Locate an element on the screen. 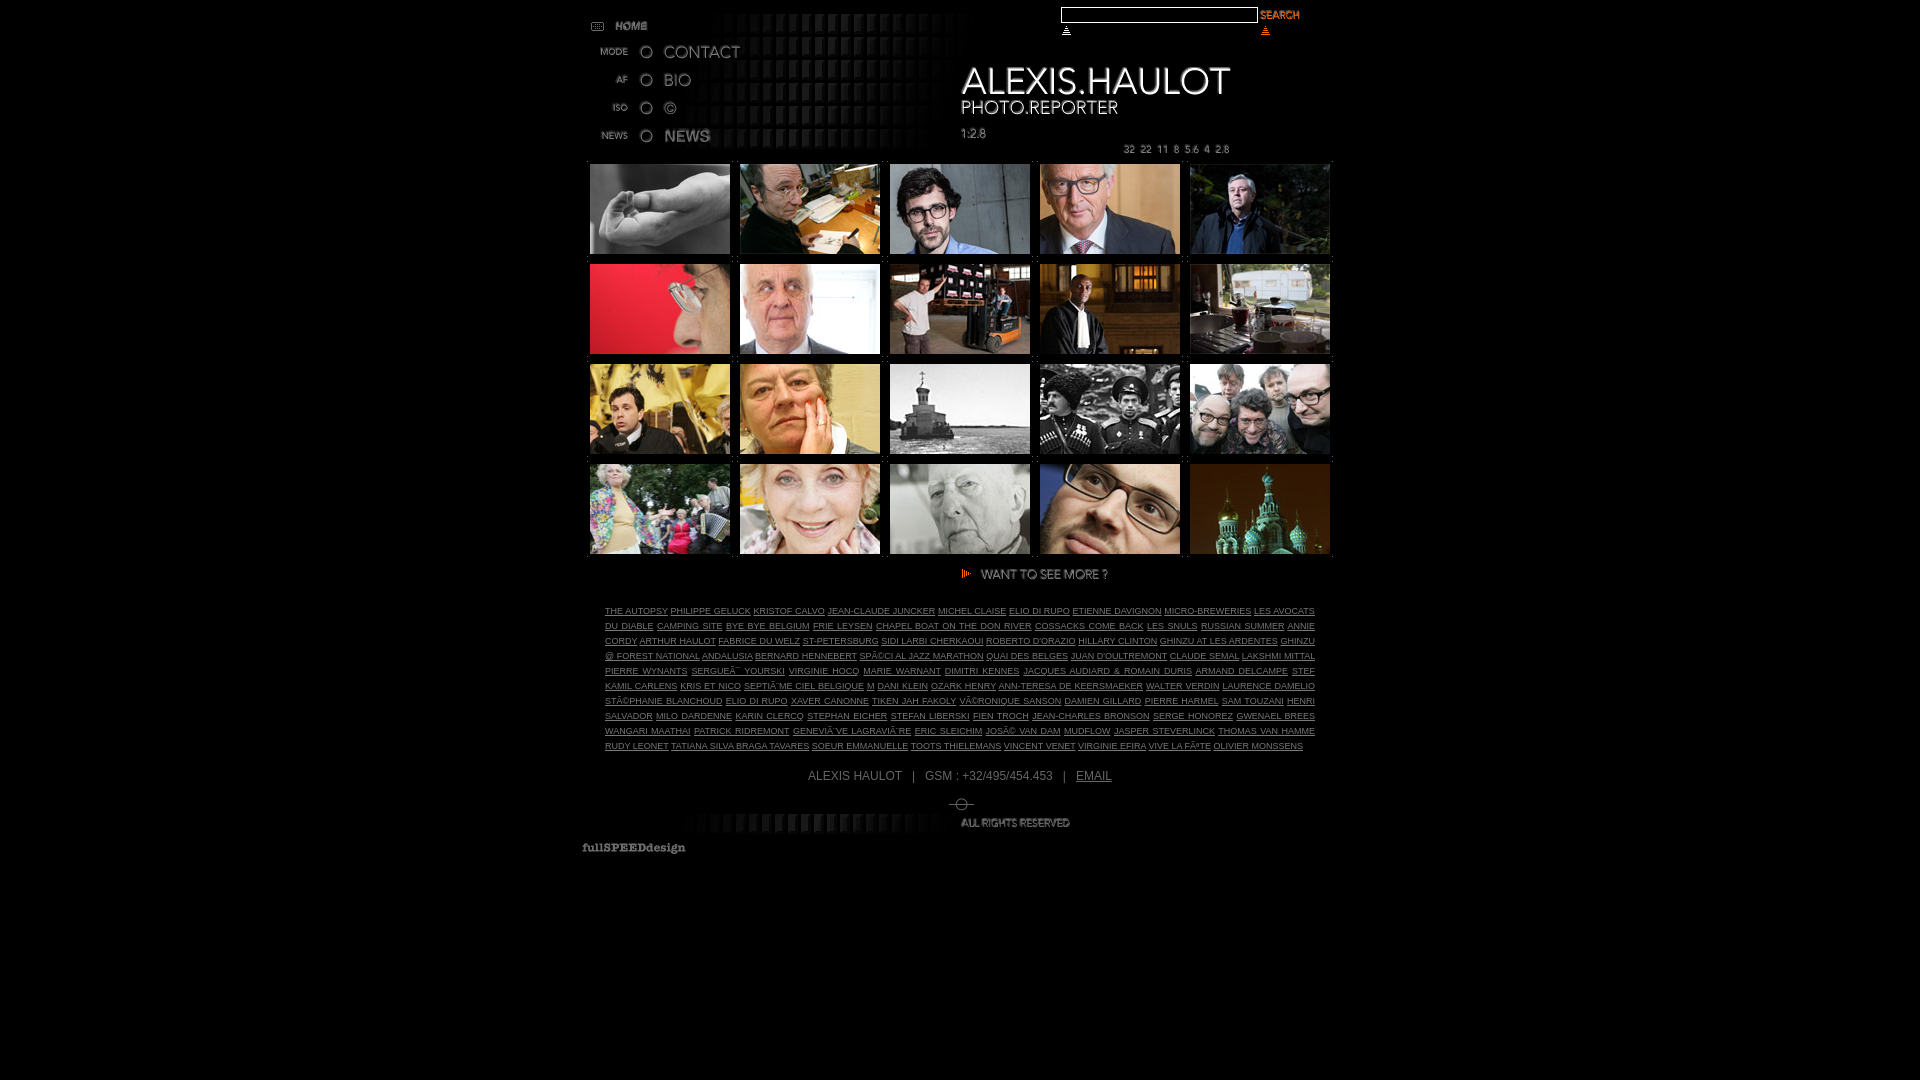 The image size is (1920, 1080). 'ANN-TERESA DE KEERSMAEKER' is located at coordinates (998, 685).